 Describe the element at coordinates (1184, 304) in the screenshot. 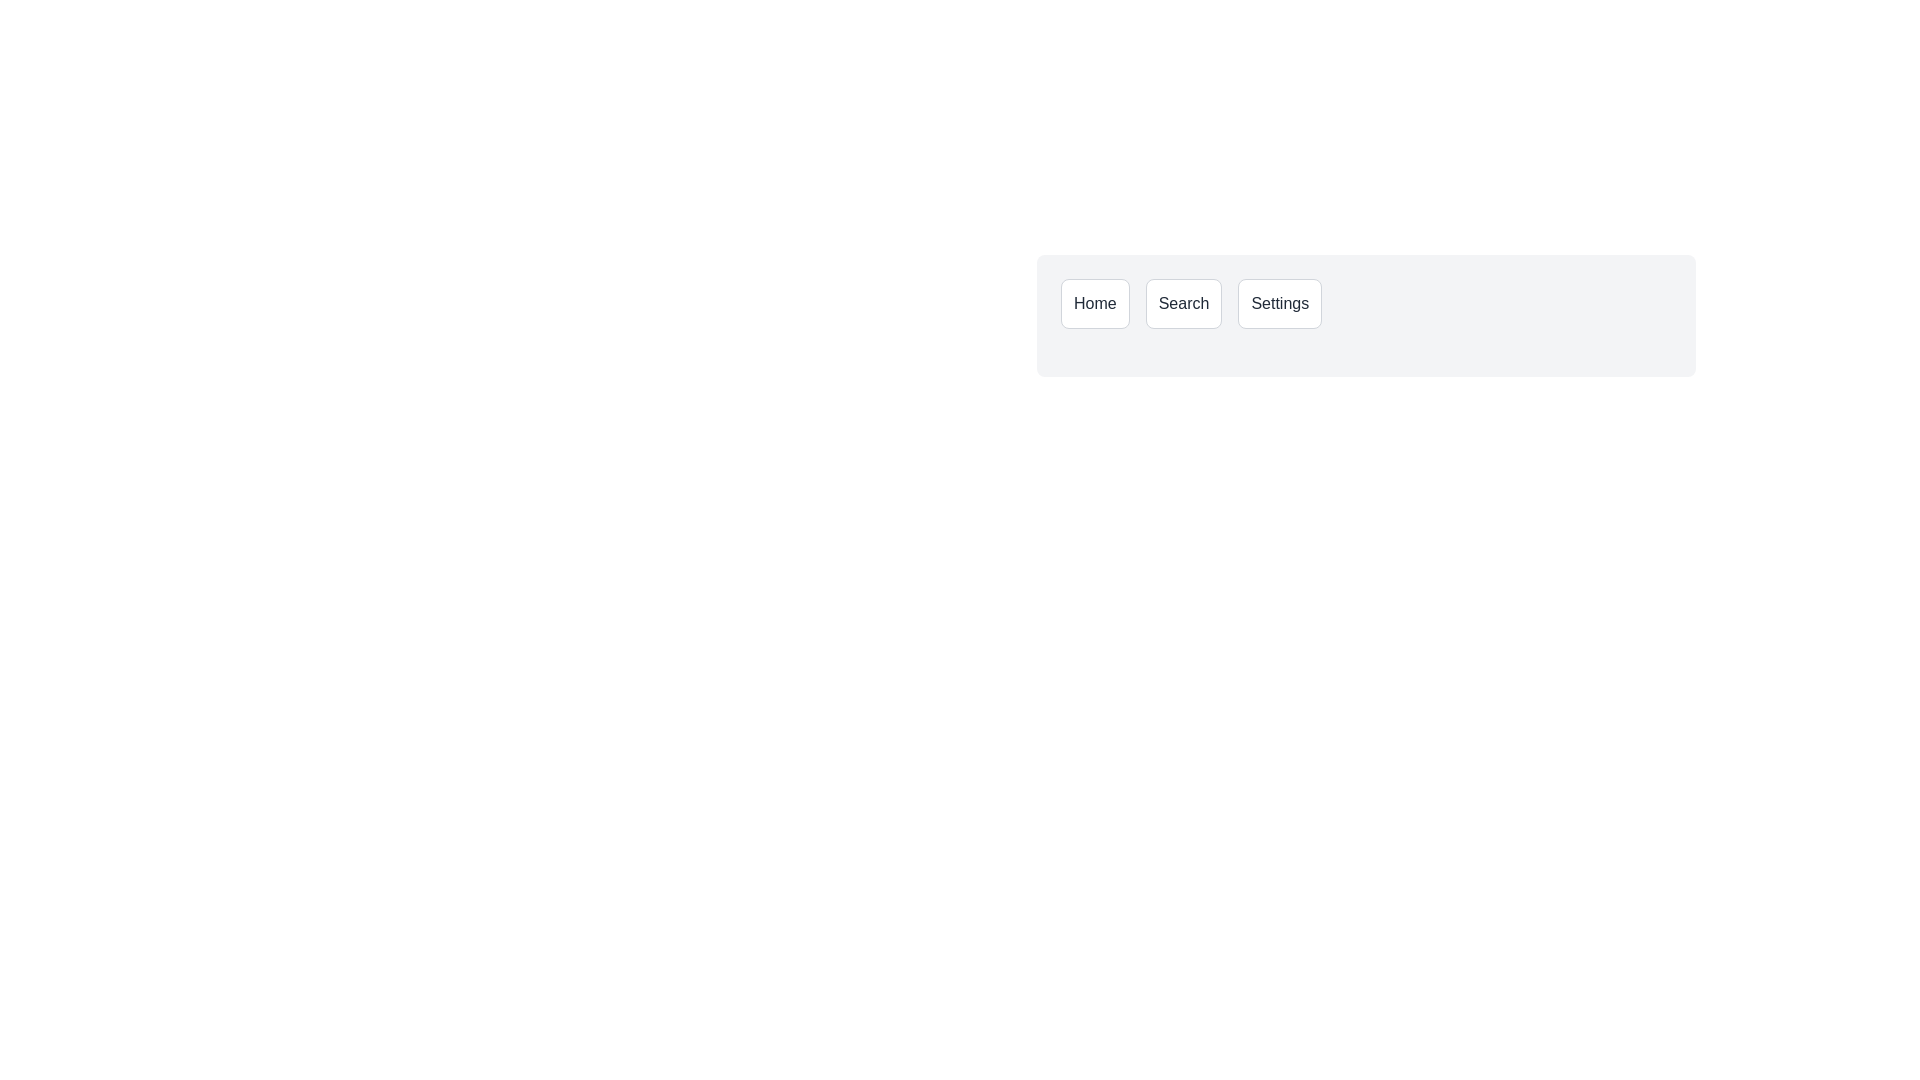

I see `the 'Search' button, which is a rectangular button with rounded corners, displaying the text 'Search' in black on a white background, located centrally between the 'Home' and 'Settings' buttons` at that location.